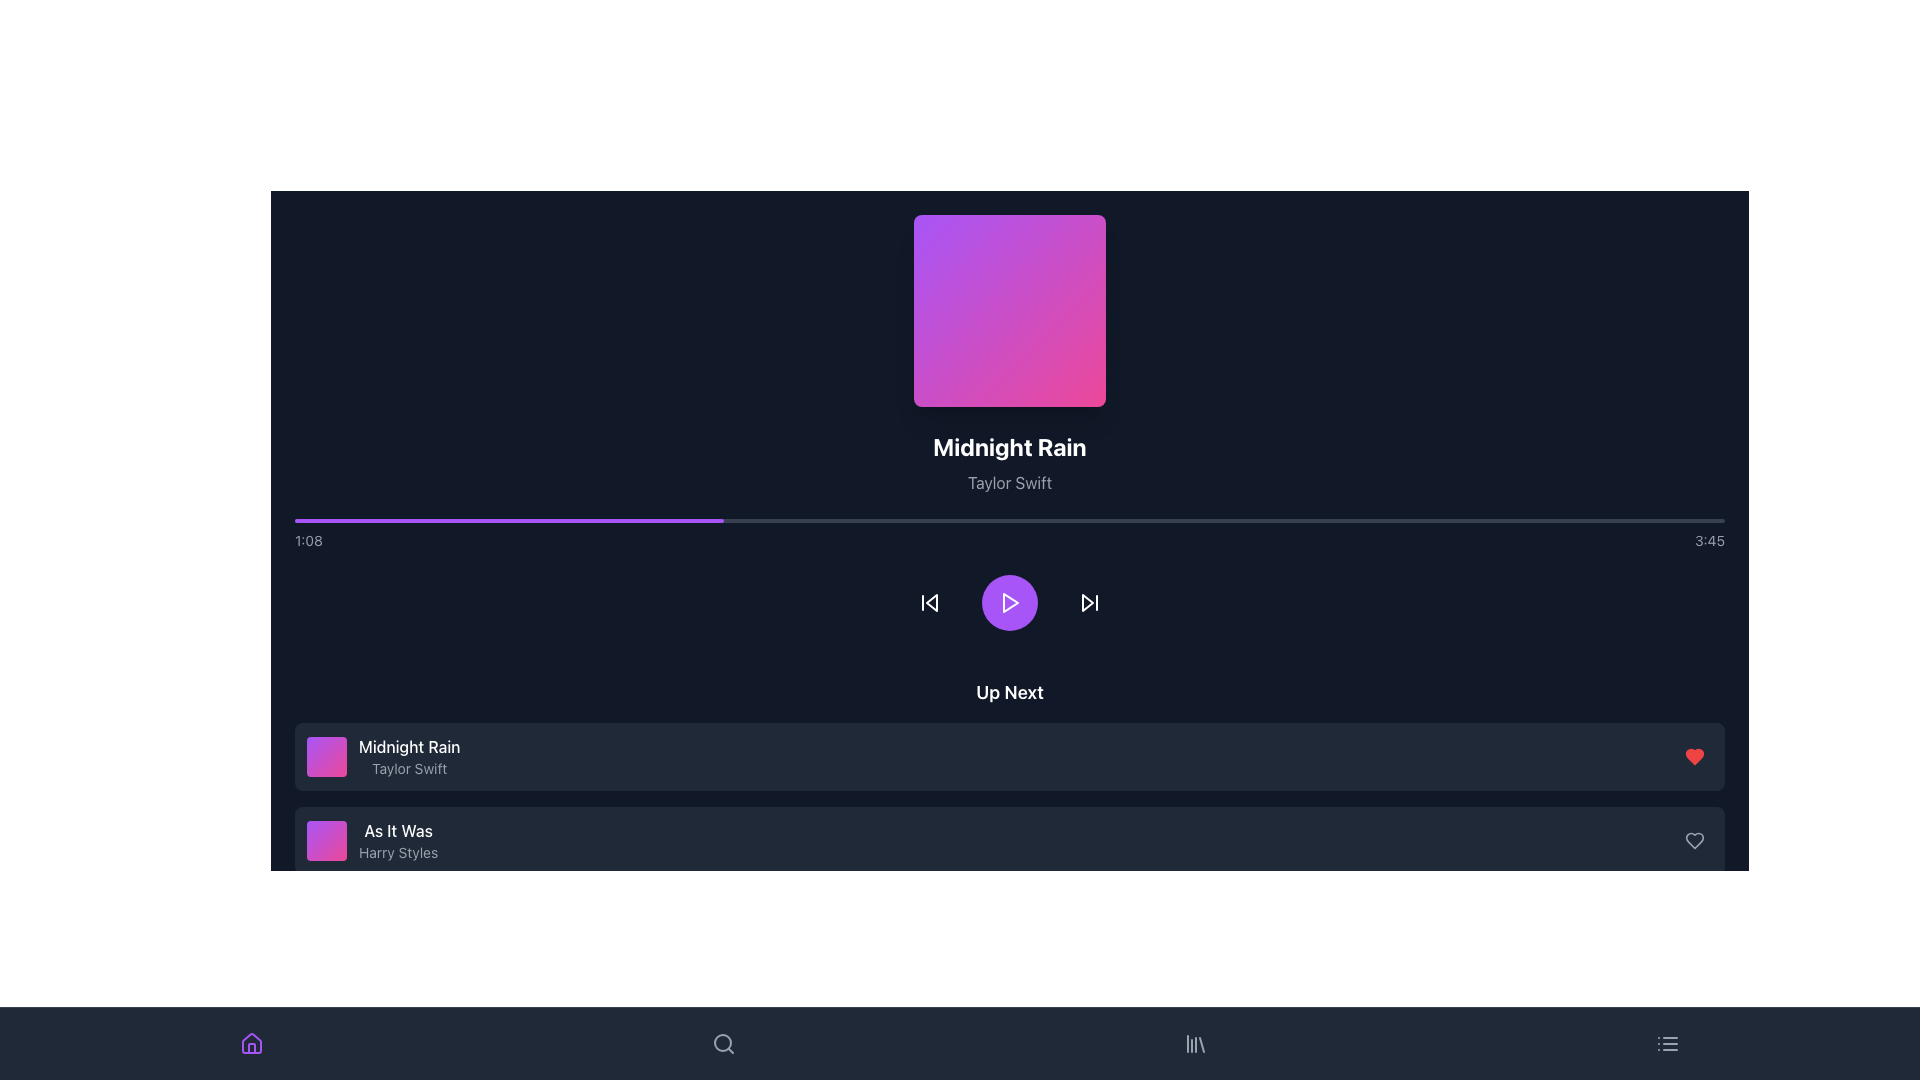  What do you see at coordinates (372, 840) in the screenshot?
I see `the list item entry displaying the music track 'As It Was Harry Styles'` at bounding box center [372, 840].